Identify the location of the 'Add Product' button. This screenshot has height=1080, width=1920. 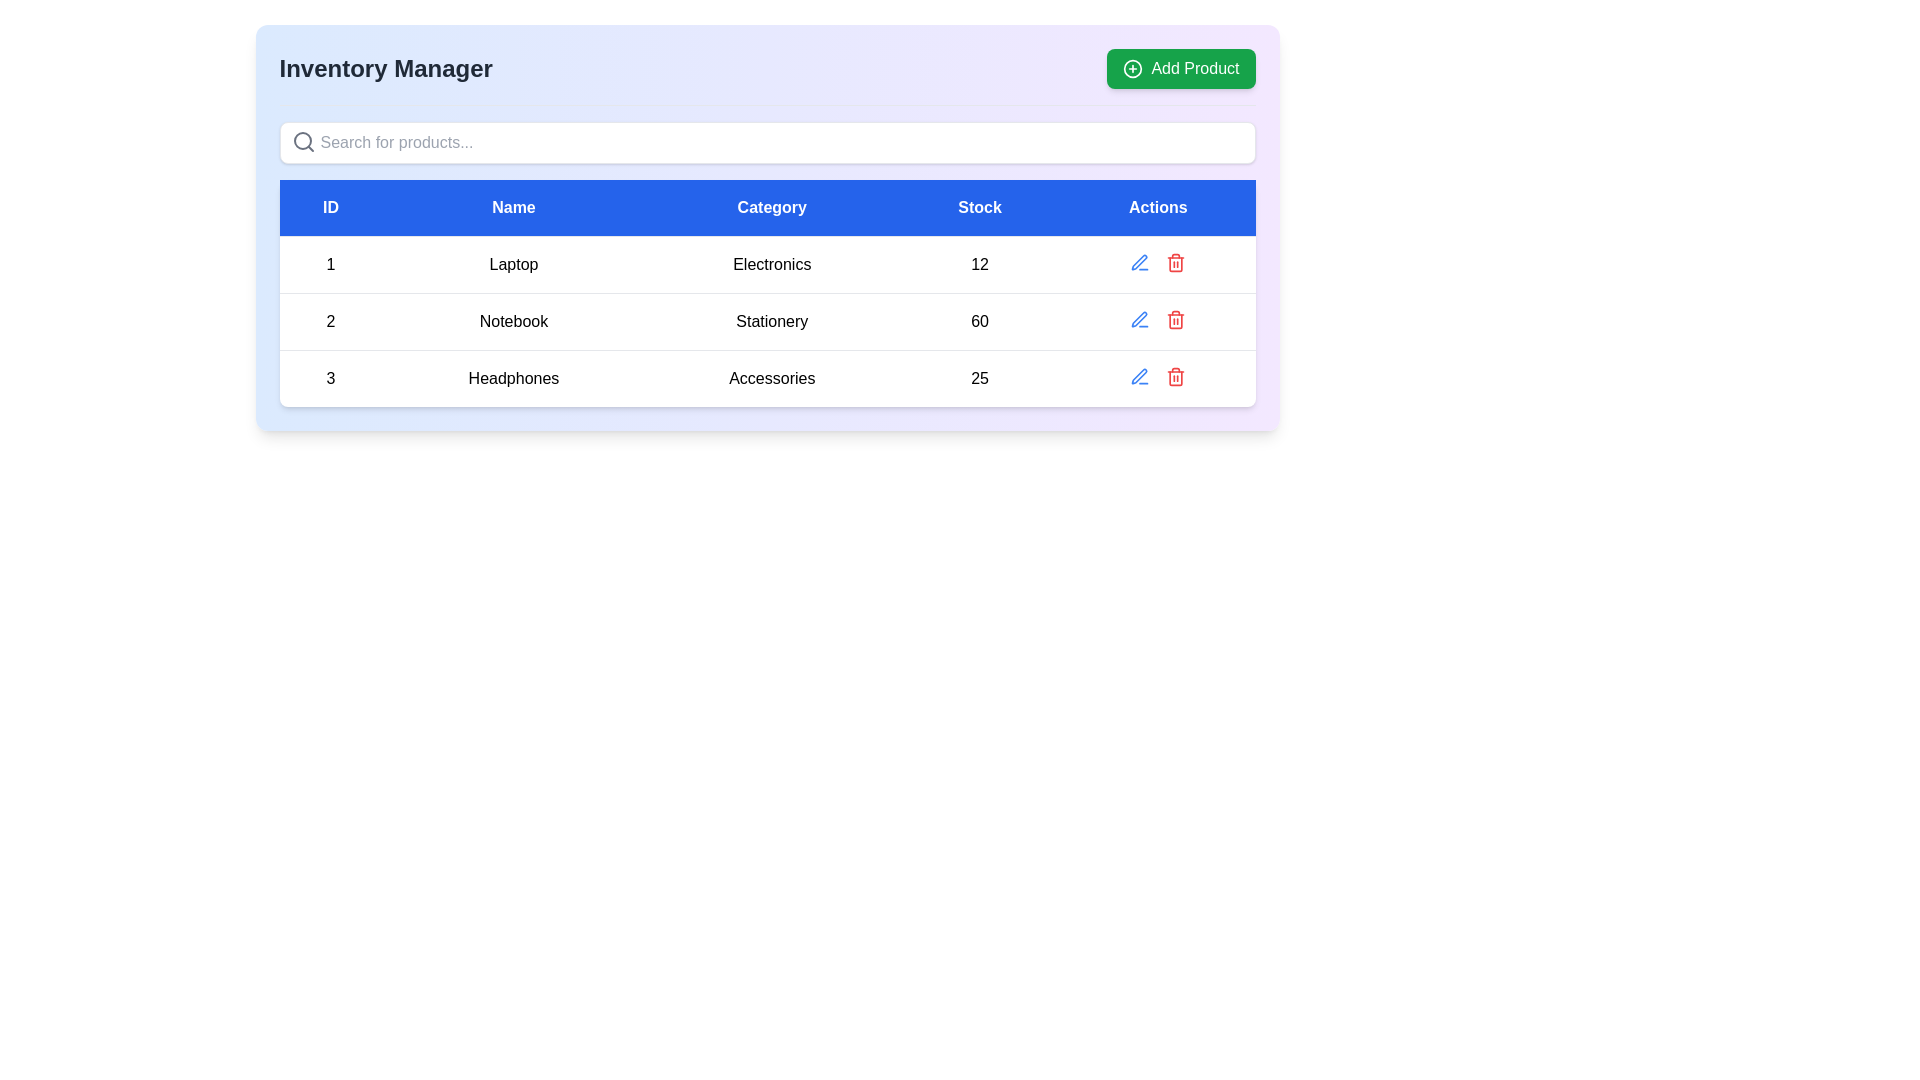
(1181, 68).